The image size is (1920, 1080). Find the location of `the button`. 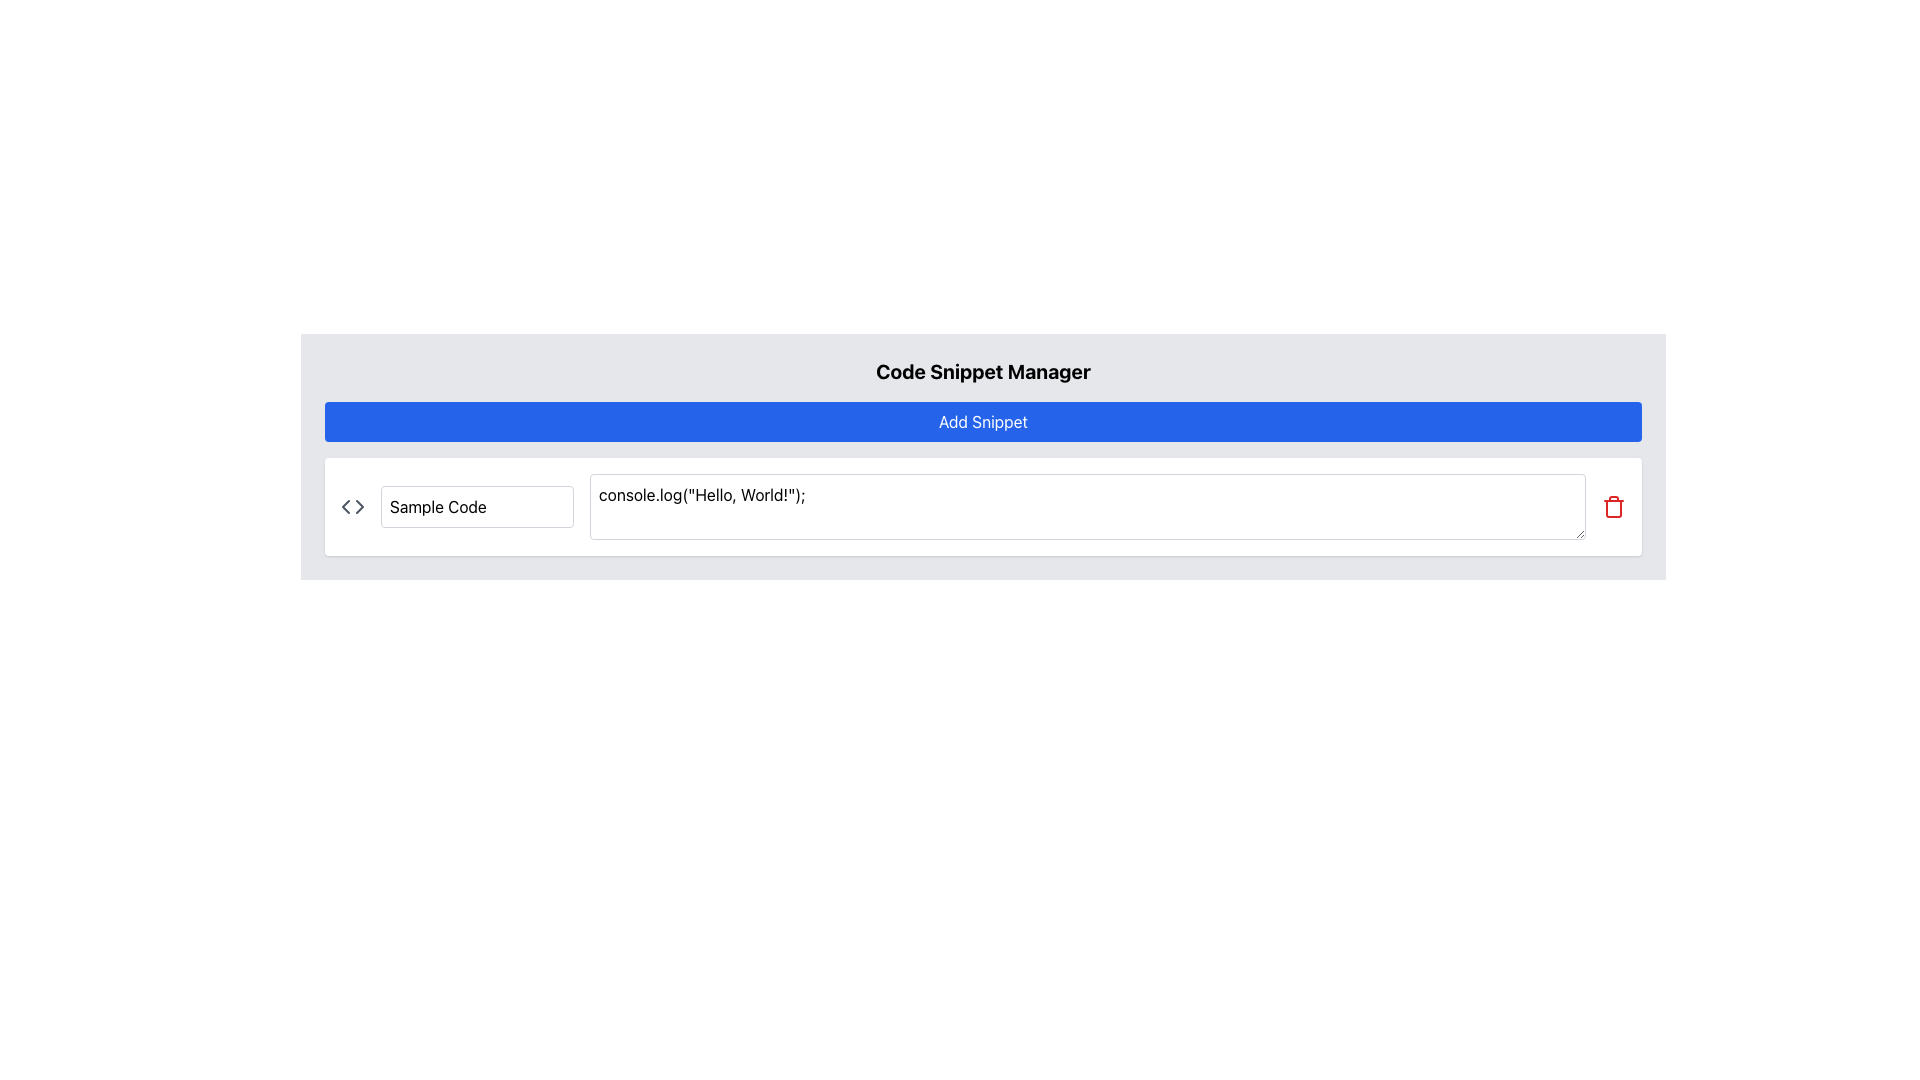

the button is located at coordinates (983, 420).